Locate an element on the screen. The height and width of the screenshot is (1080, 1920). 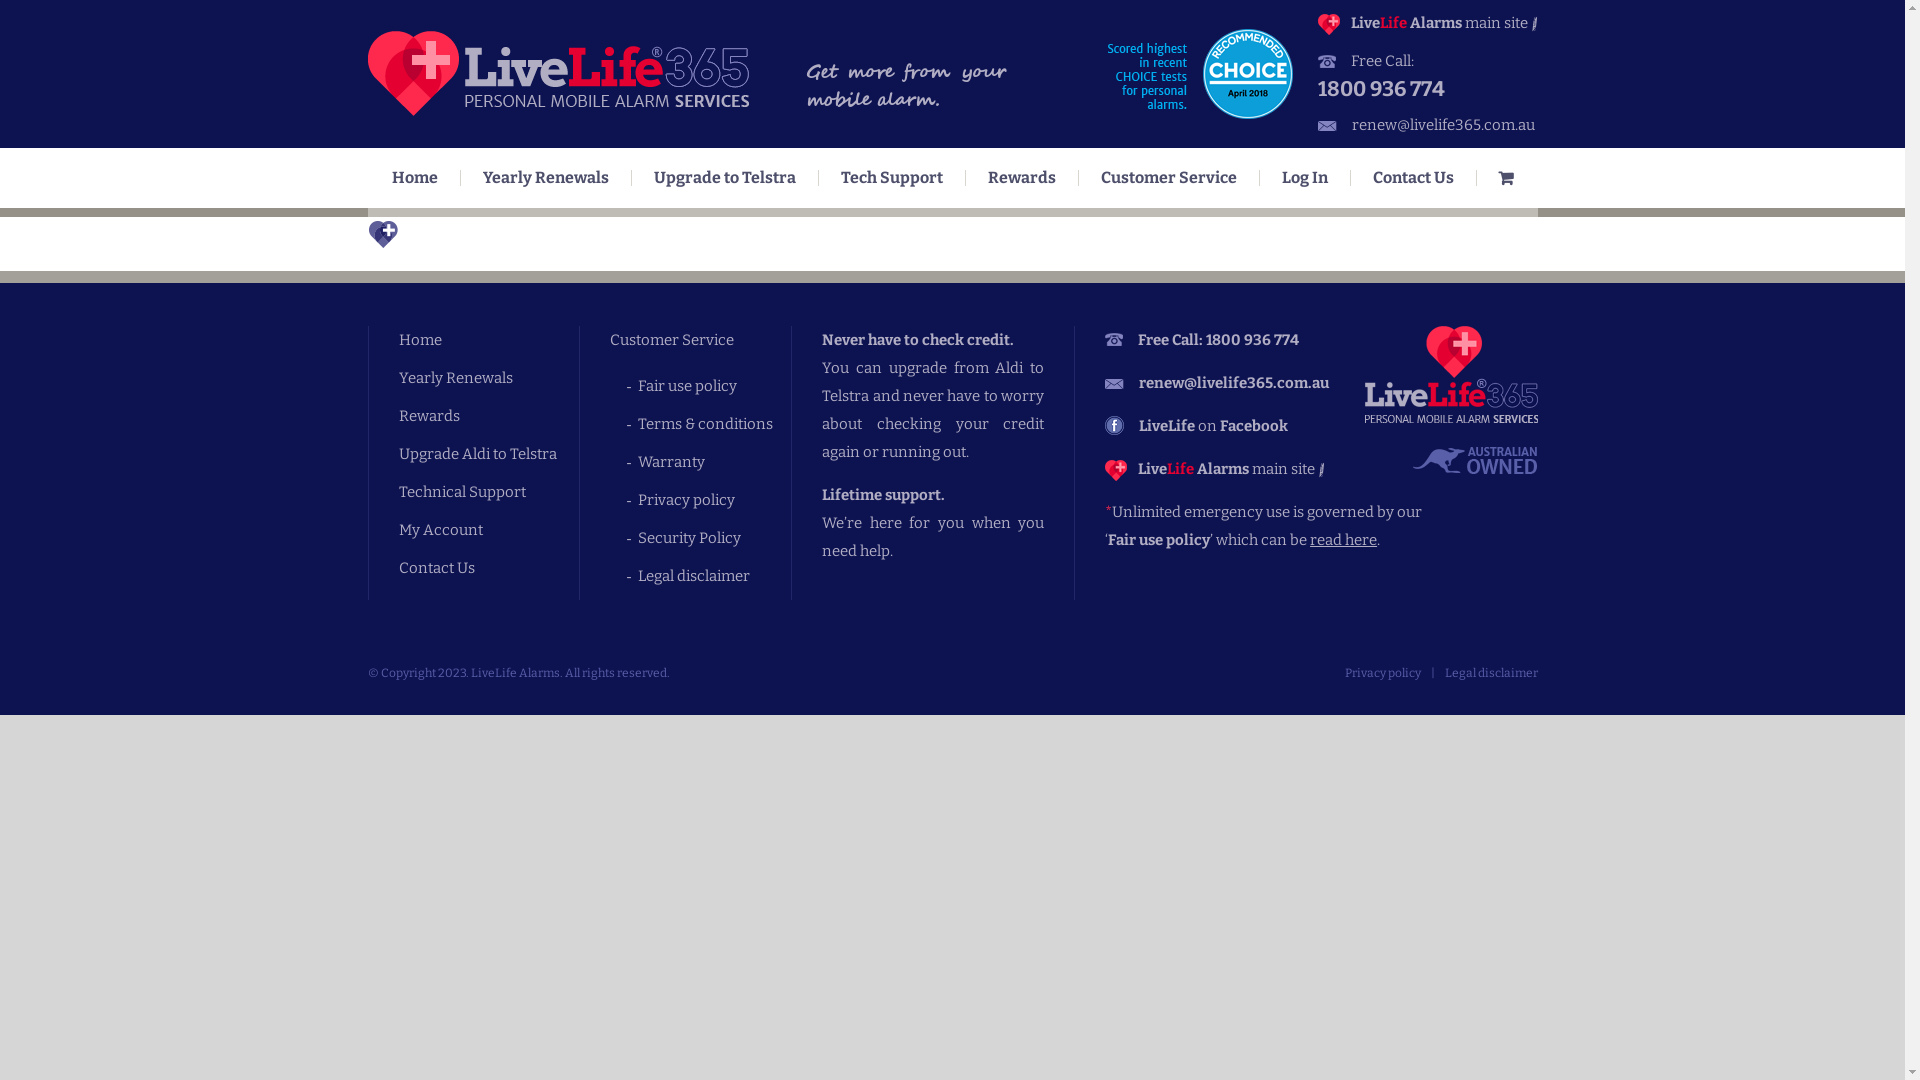
'Rewards' is located at coordinates (965, 176).